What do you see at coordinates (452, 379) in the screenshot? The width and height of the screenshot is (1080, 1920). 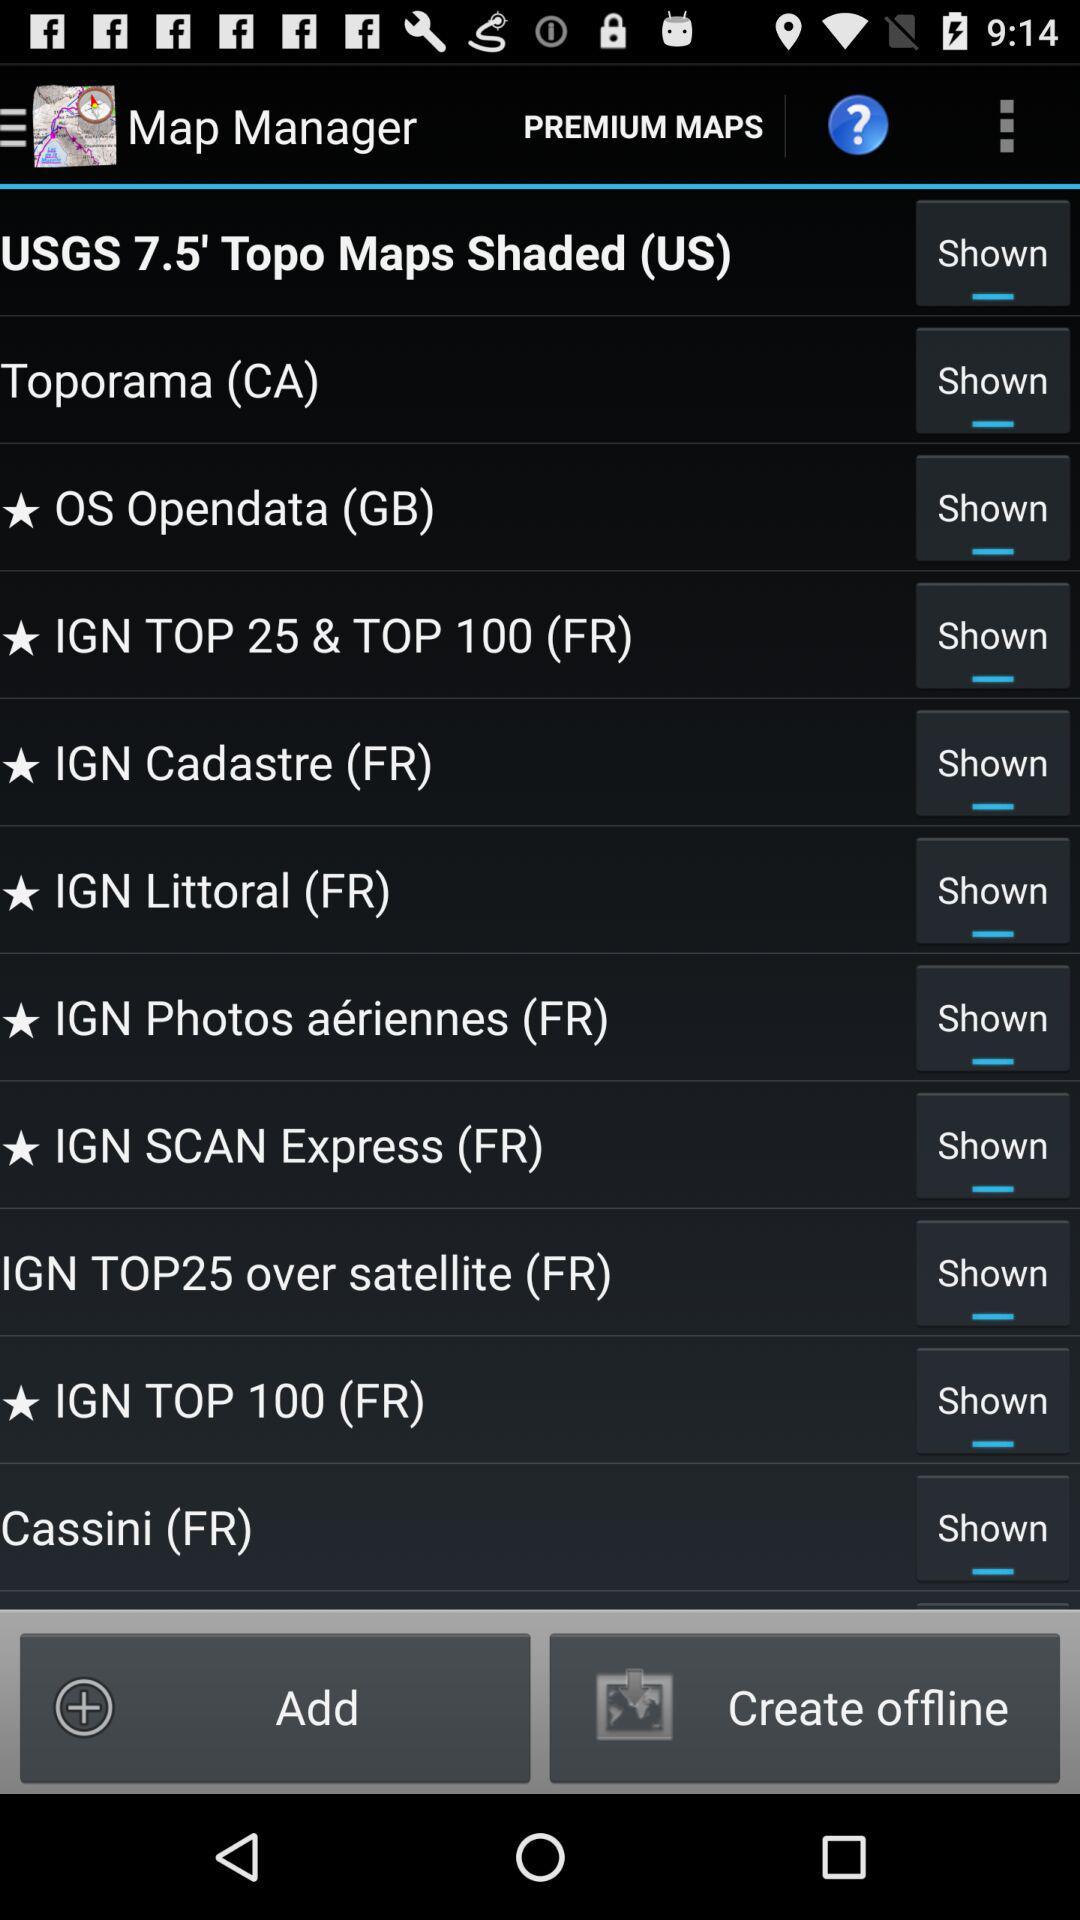 I see `the item next to shown item` at bounding box center [452, 379].